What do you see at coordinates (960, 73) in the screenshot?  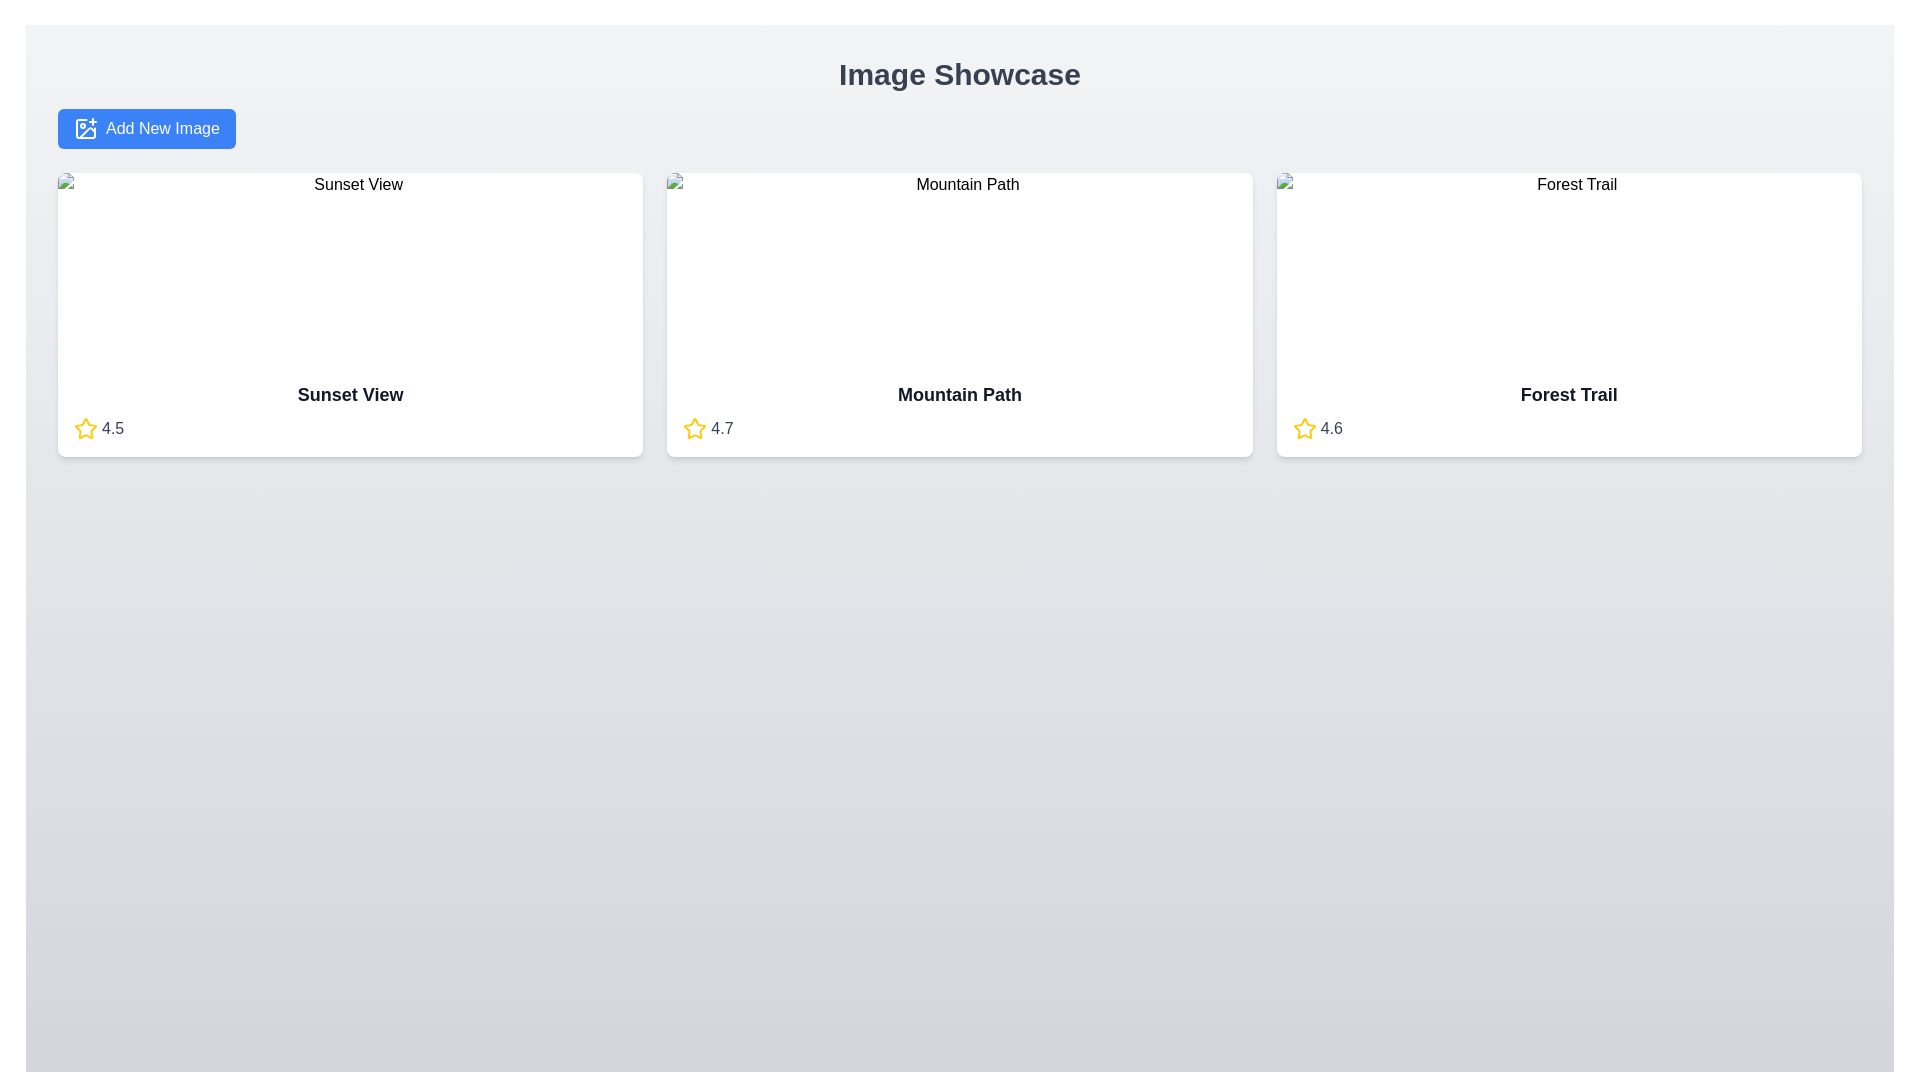 I see `text label that acts as a title for the section showcasing images, positioned at the top center of the interface above the 'Add New Image' button` at bounding box center [960, 73].